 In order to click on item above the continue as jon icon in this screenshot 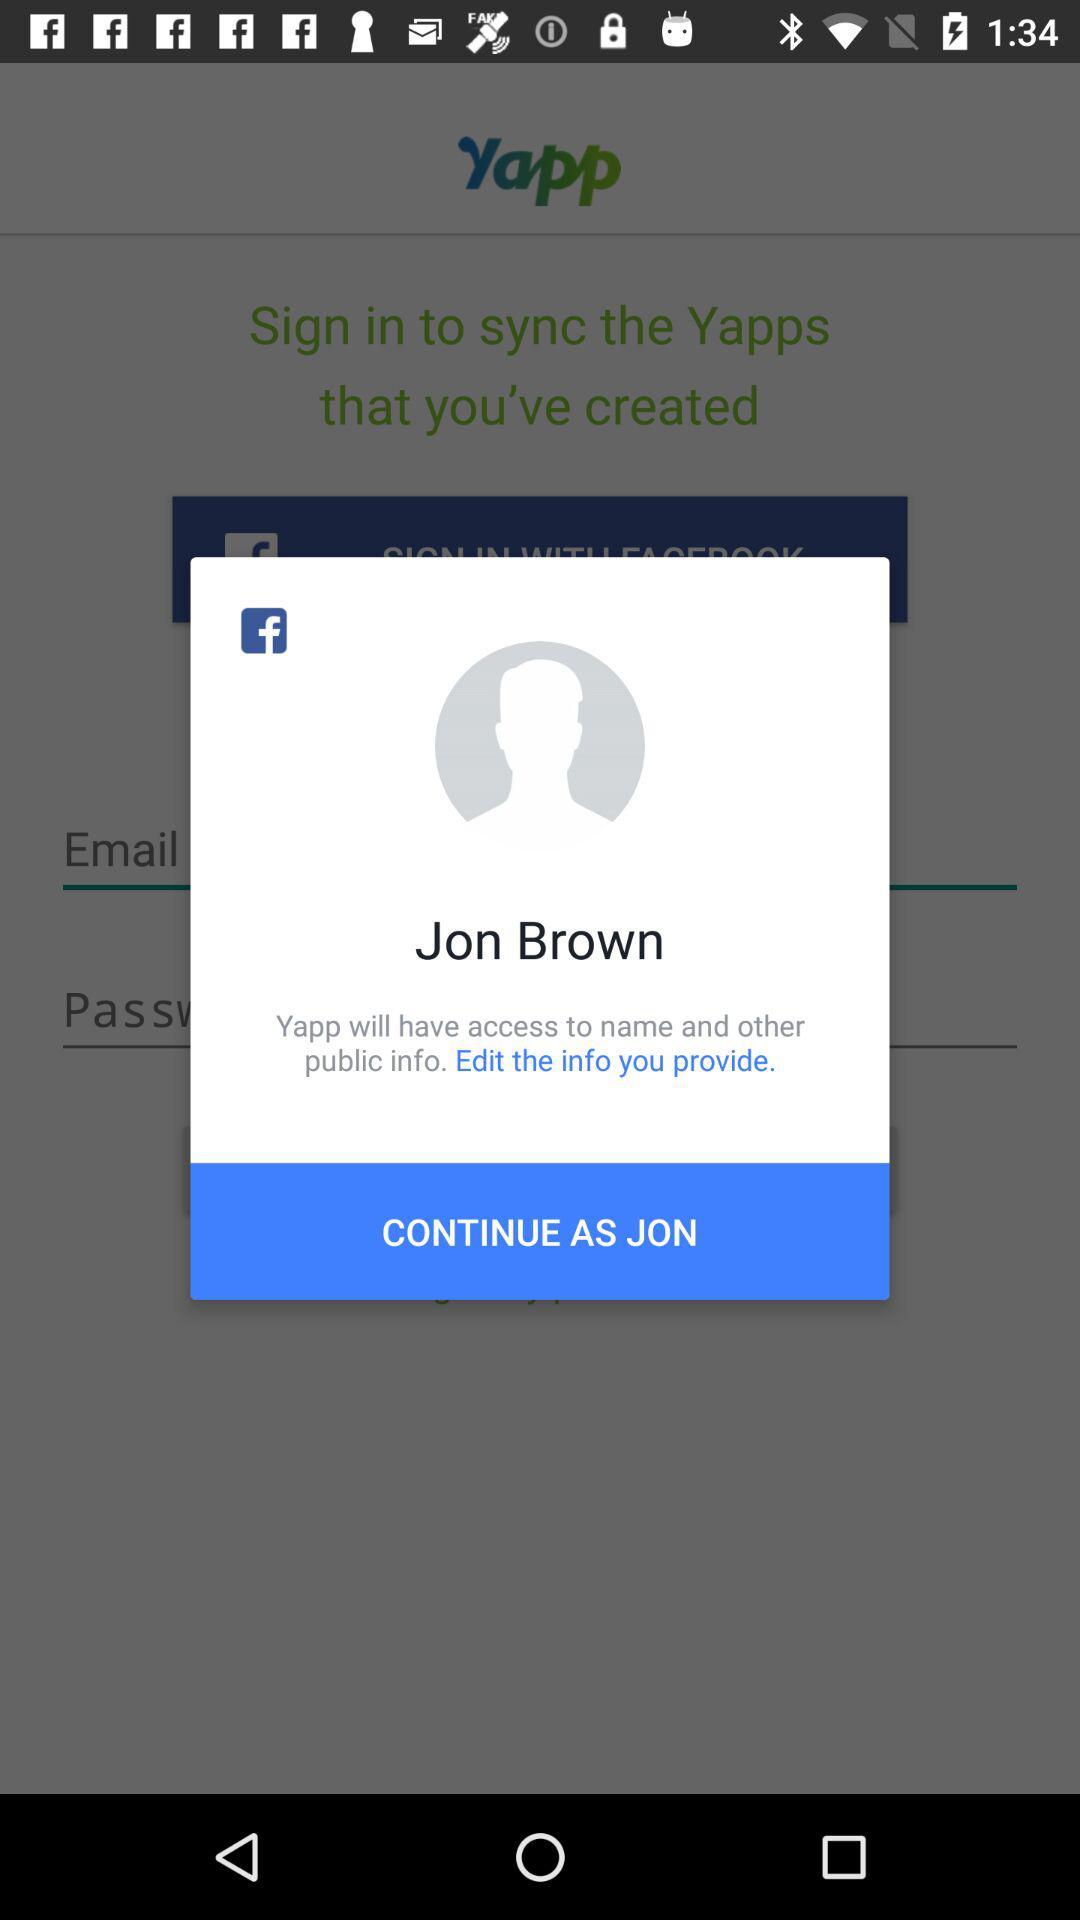, I will do `click(540, 1041)`.